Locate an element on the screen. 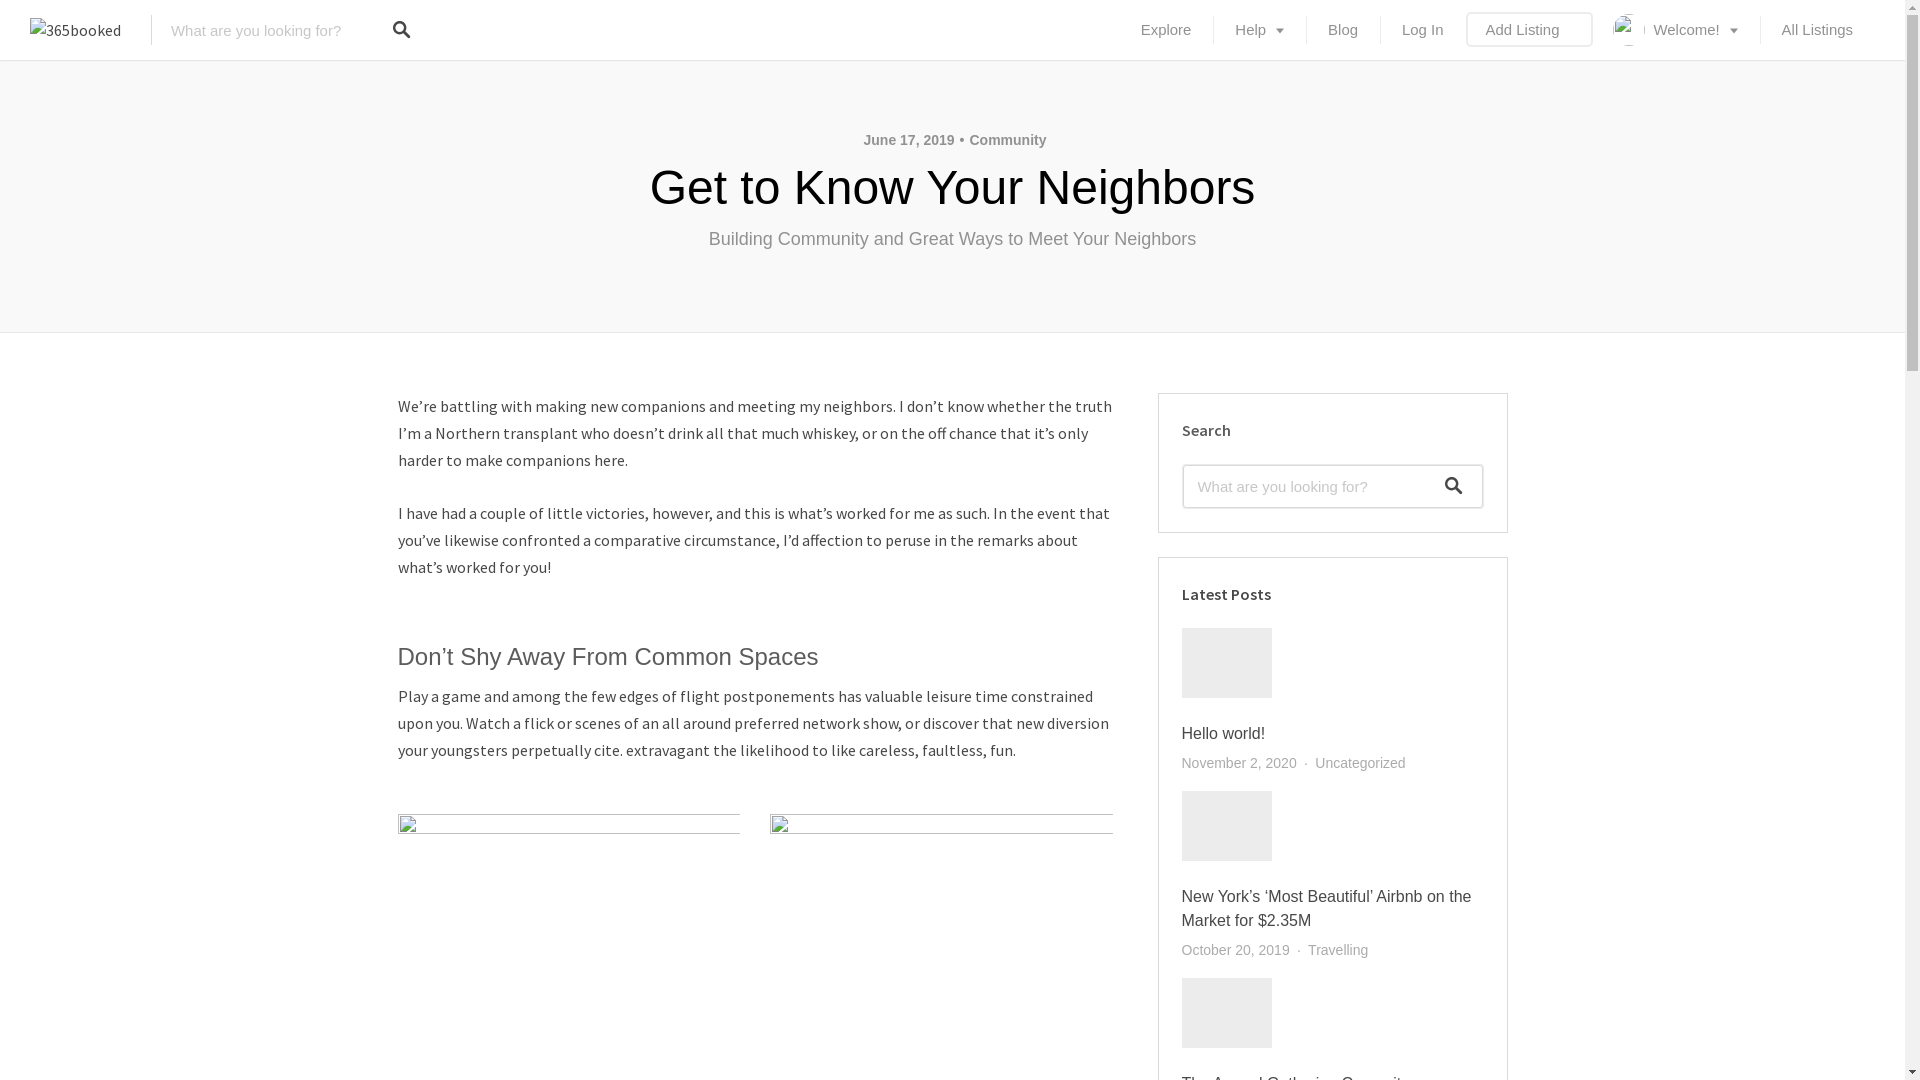 The height and width of the screenshot is (1080, 1920). 'Log In' is located at coordinates (1421, 30).